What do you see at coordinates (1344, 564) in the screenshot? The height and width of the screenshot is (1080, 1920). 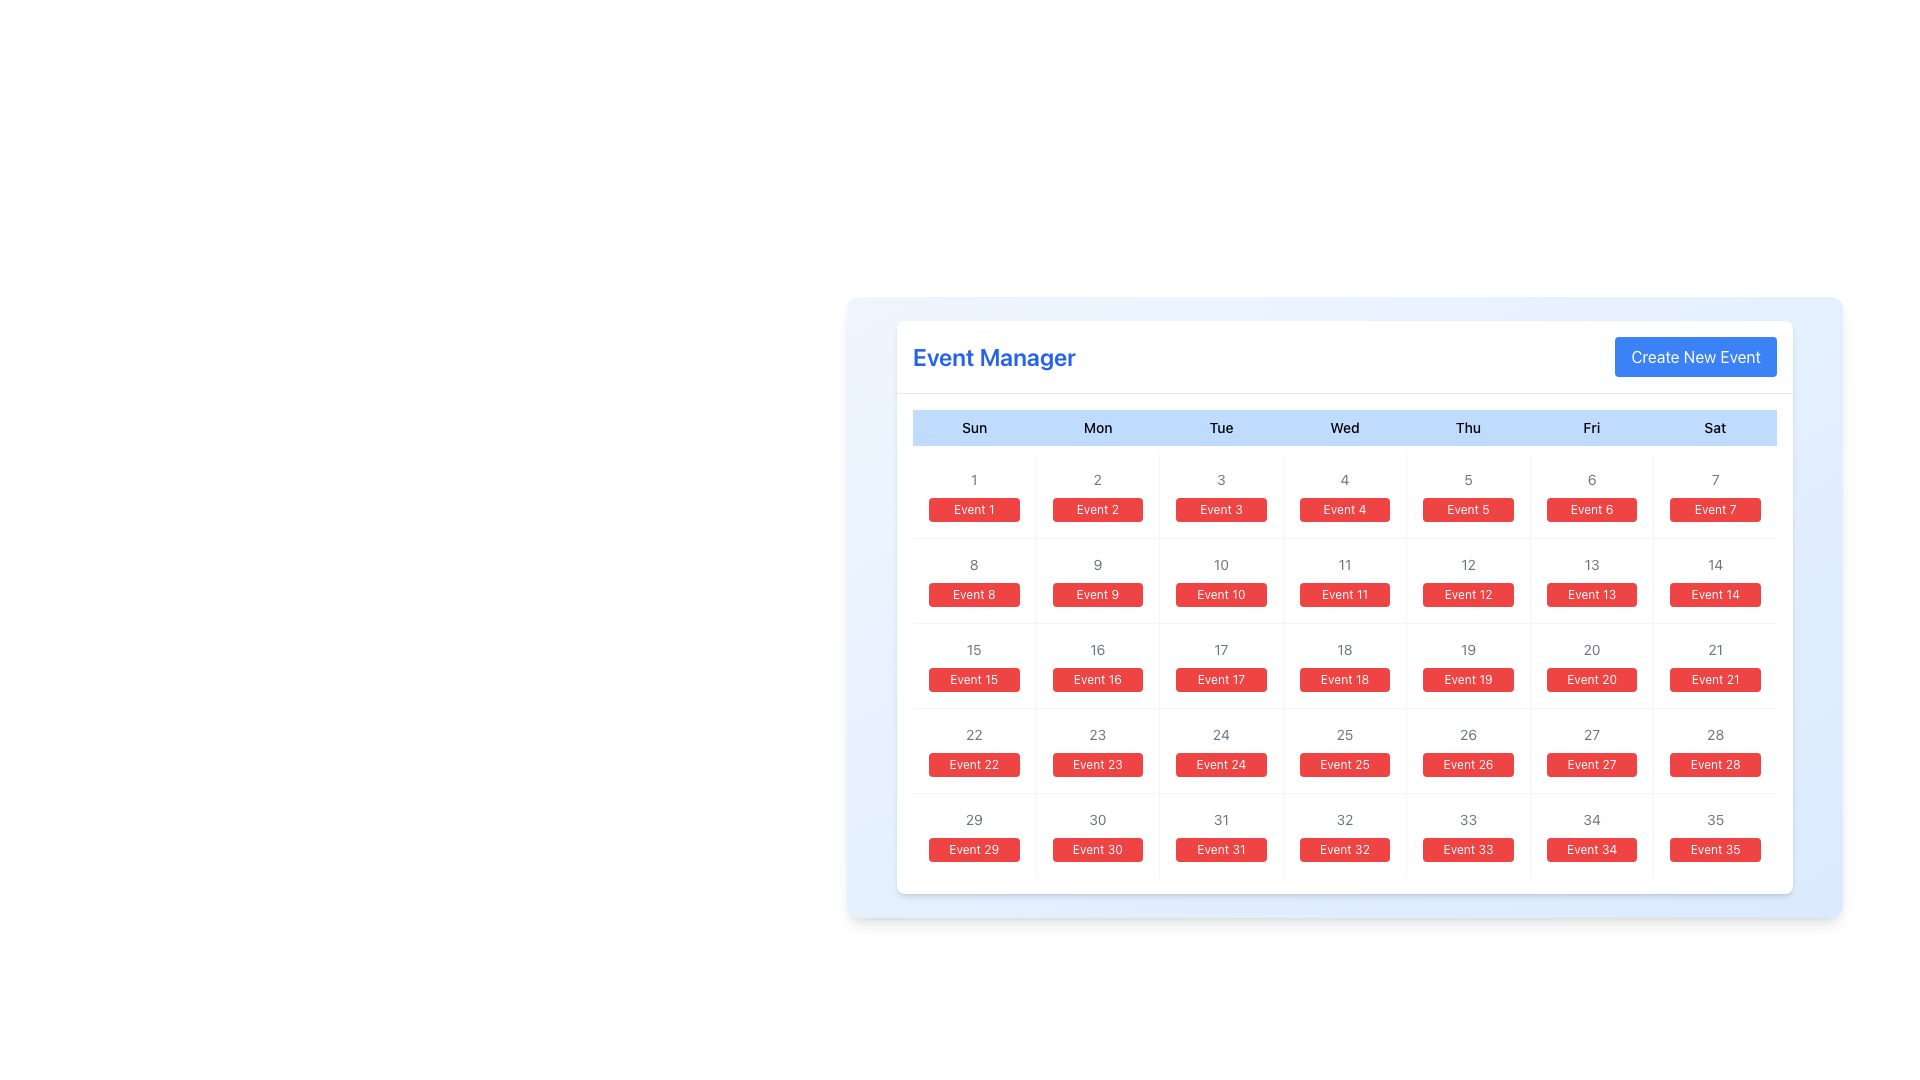 I see `the compact gray-colored static text displaying '11', which is positioned within the calendar grid above the 'Event 11' button` at bounding box center [1344, 564].